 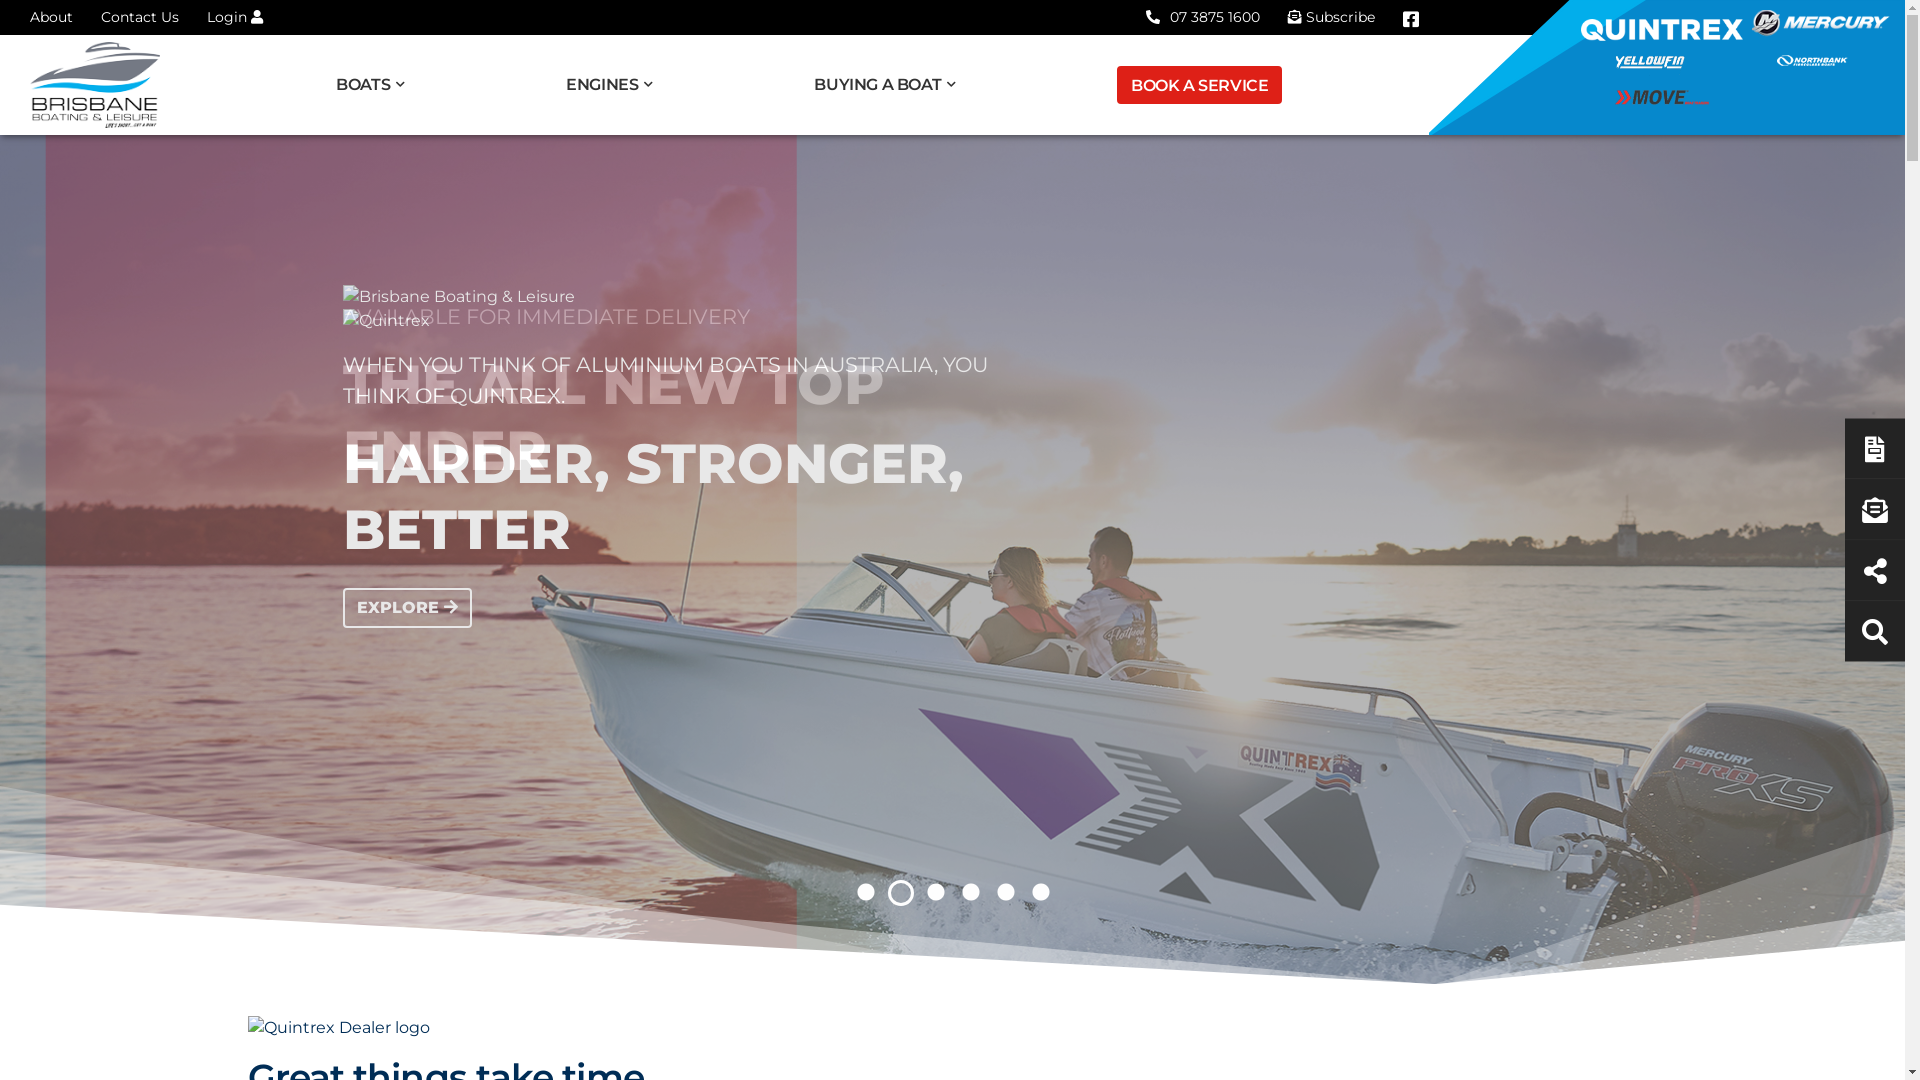 What do you see at coordinates (138, 16) in the screenshot?
I see `'Contact Us'` at bounding box center [138, 16].